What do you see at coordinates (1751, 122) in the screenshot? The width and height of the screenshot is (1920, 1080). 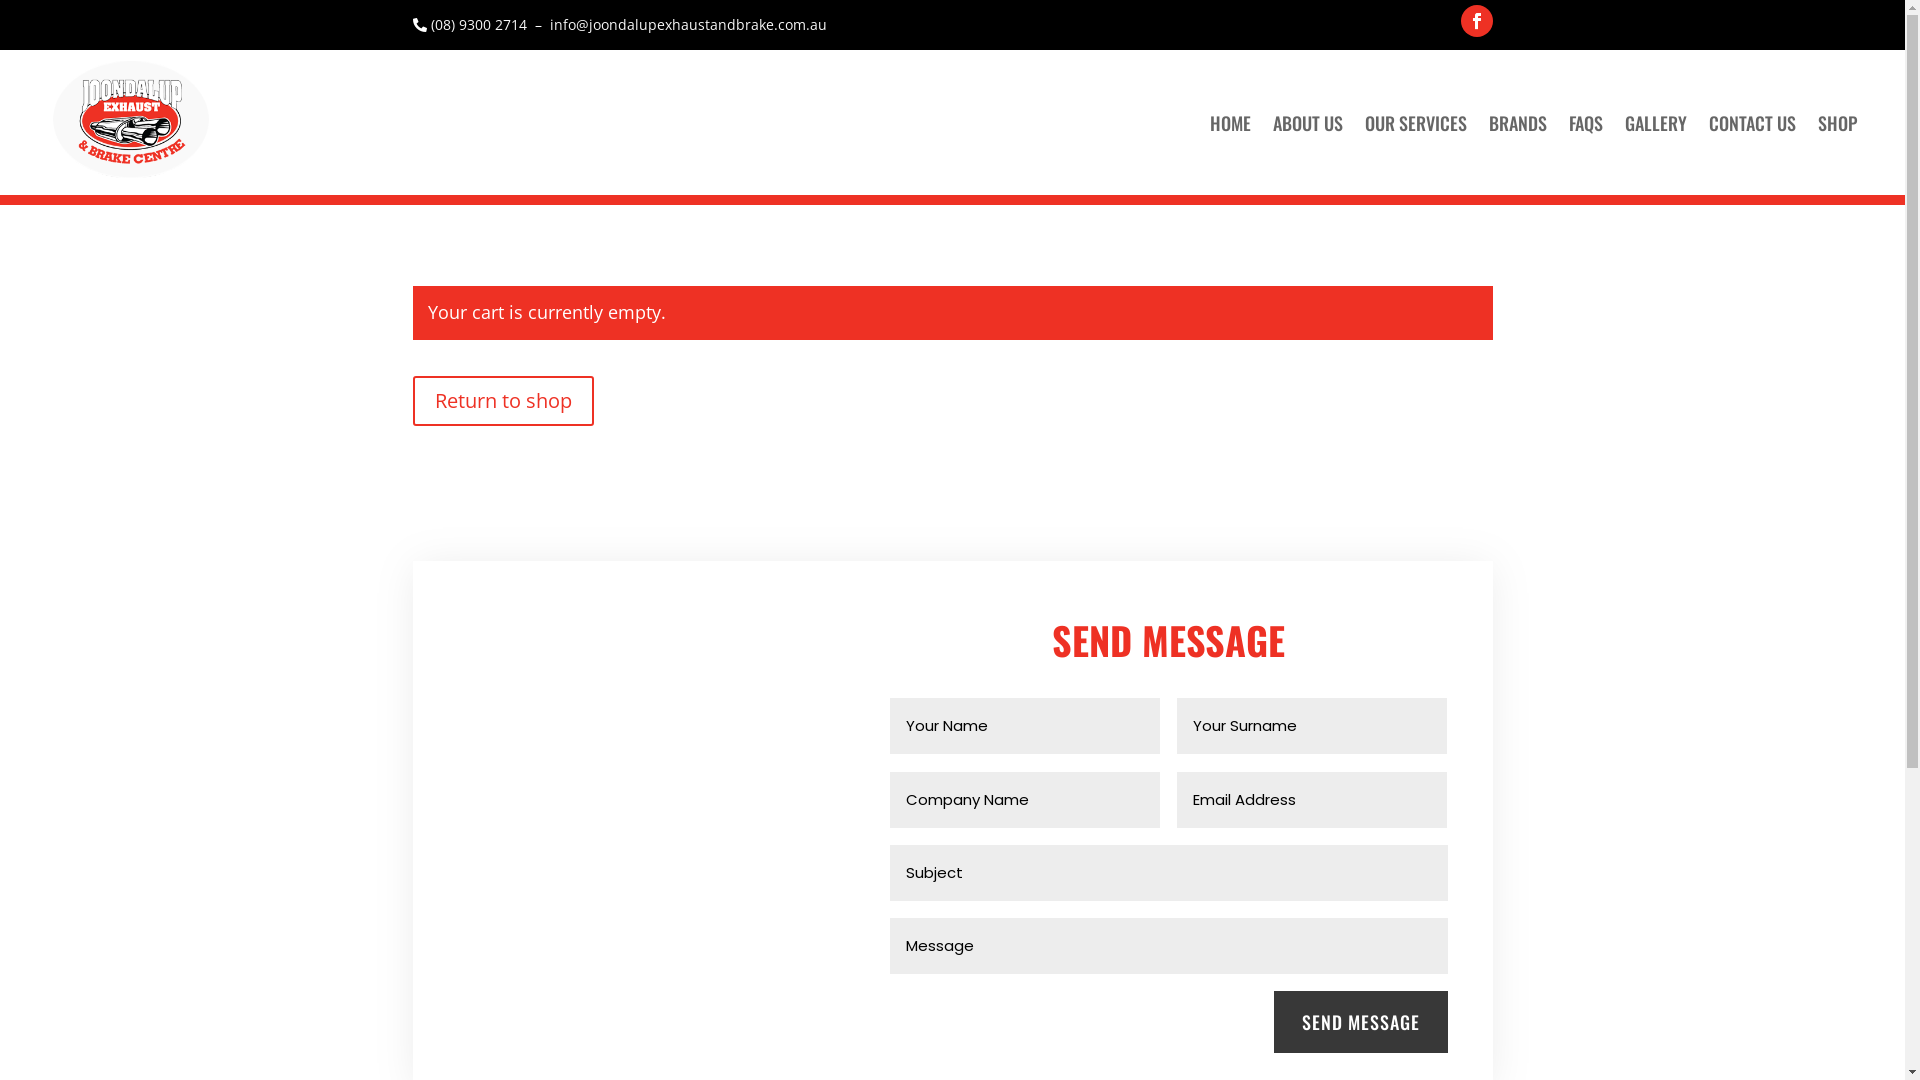 I see `'CONTACT US'` at bounding box center [1751, 122].